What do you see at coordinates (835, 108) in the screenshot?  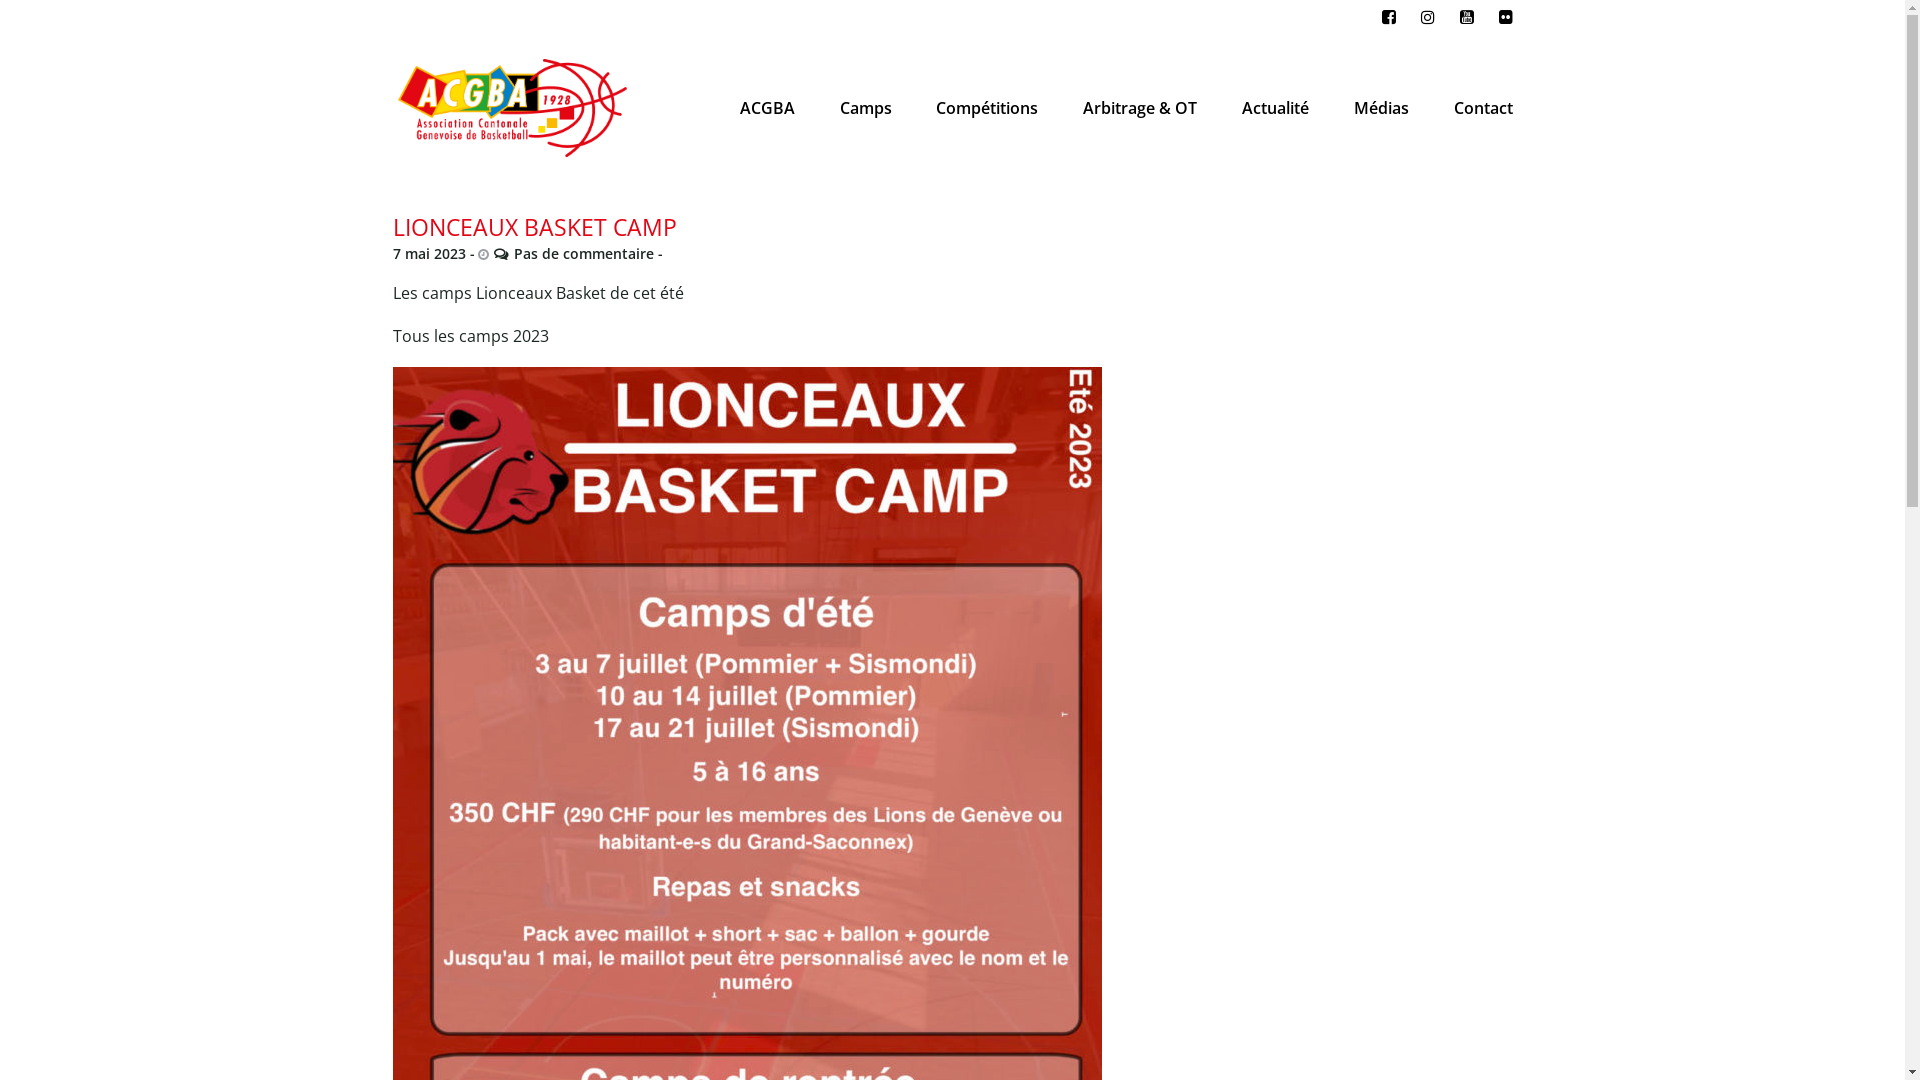 I see `'Camps'` at bounding box center [835, 108].